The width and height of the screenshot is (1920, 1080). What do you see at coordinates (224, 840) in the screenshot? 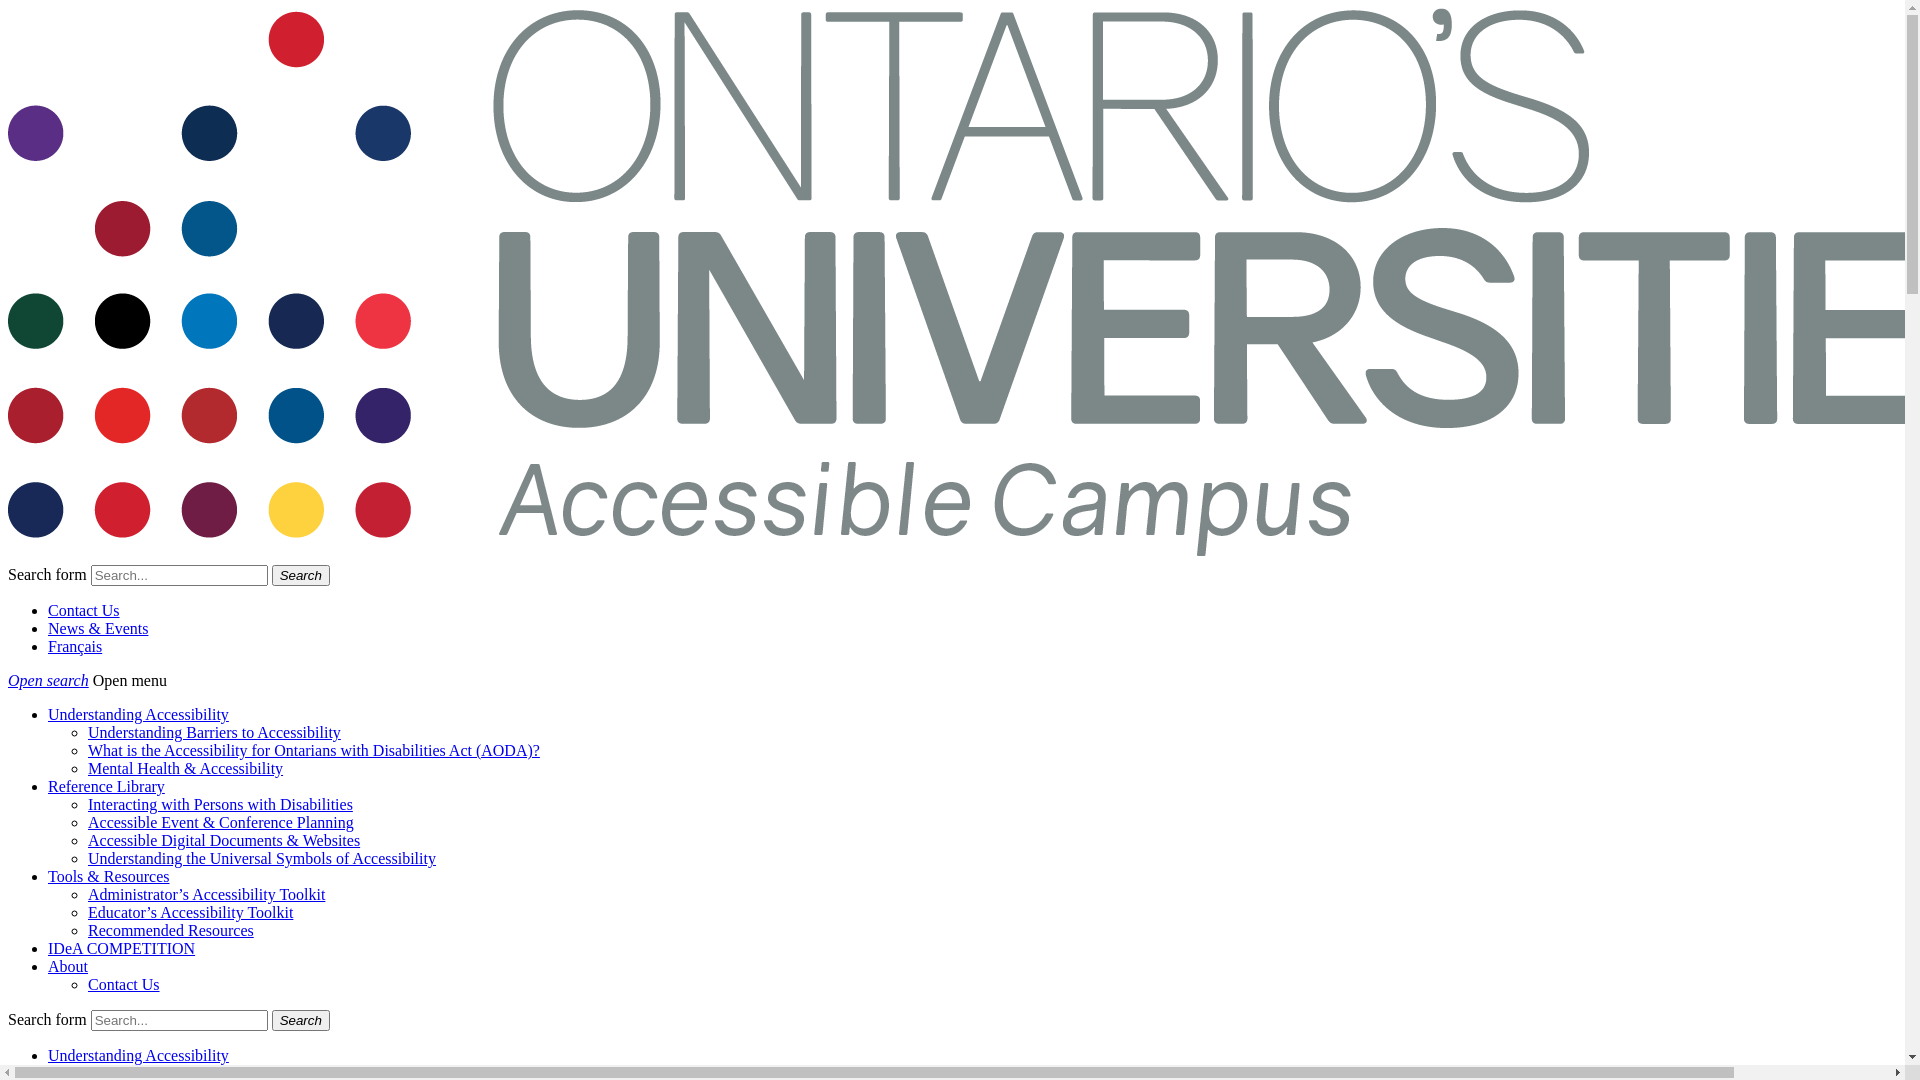
I see `'Accessible Digital Documents & Websites'` at bounding box center [224, 840].